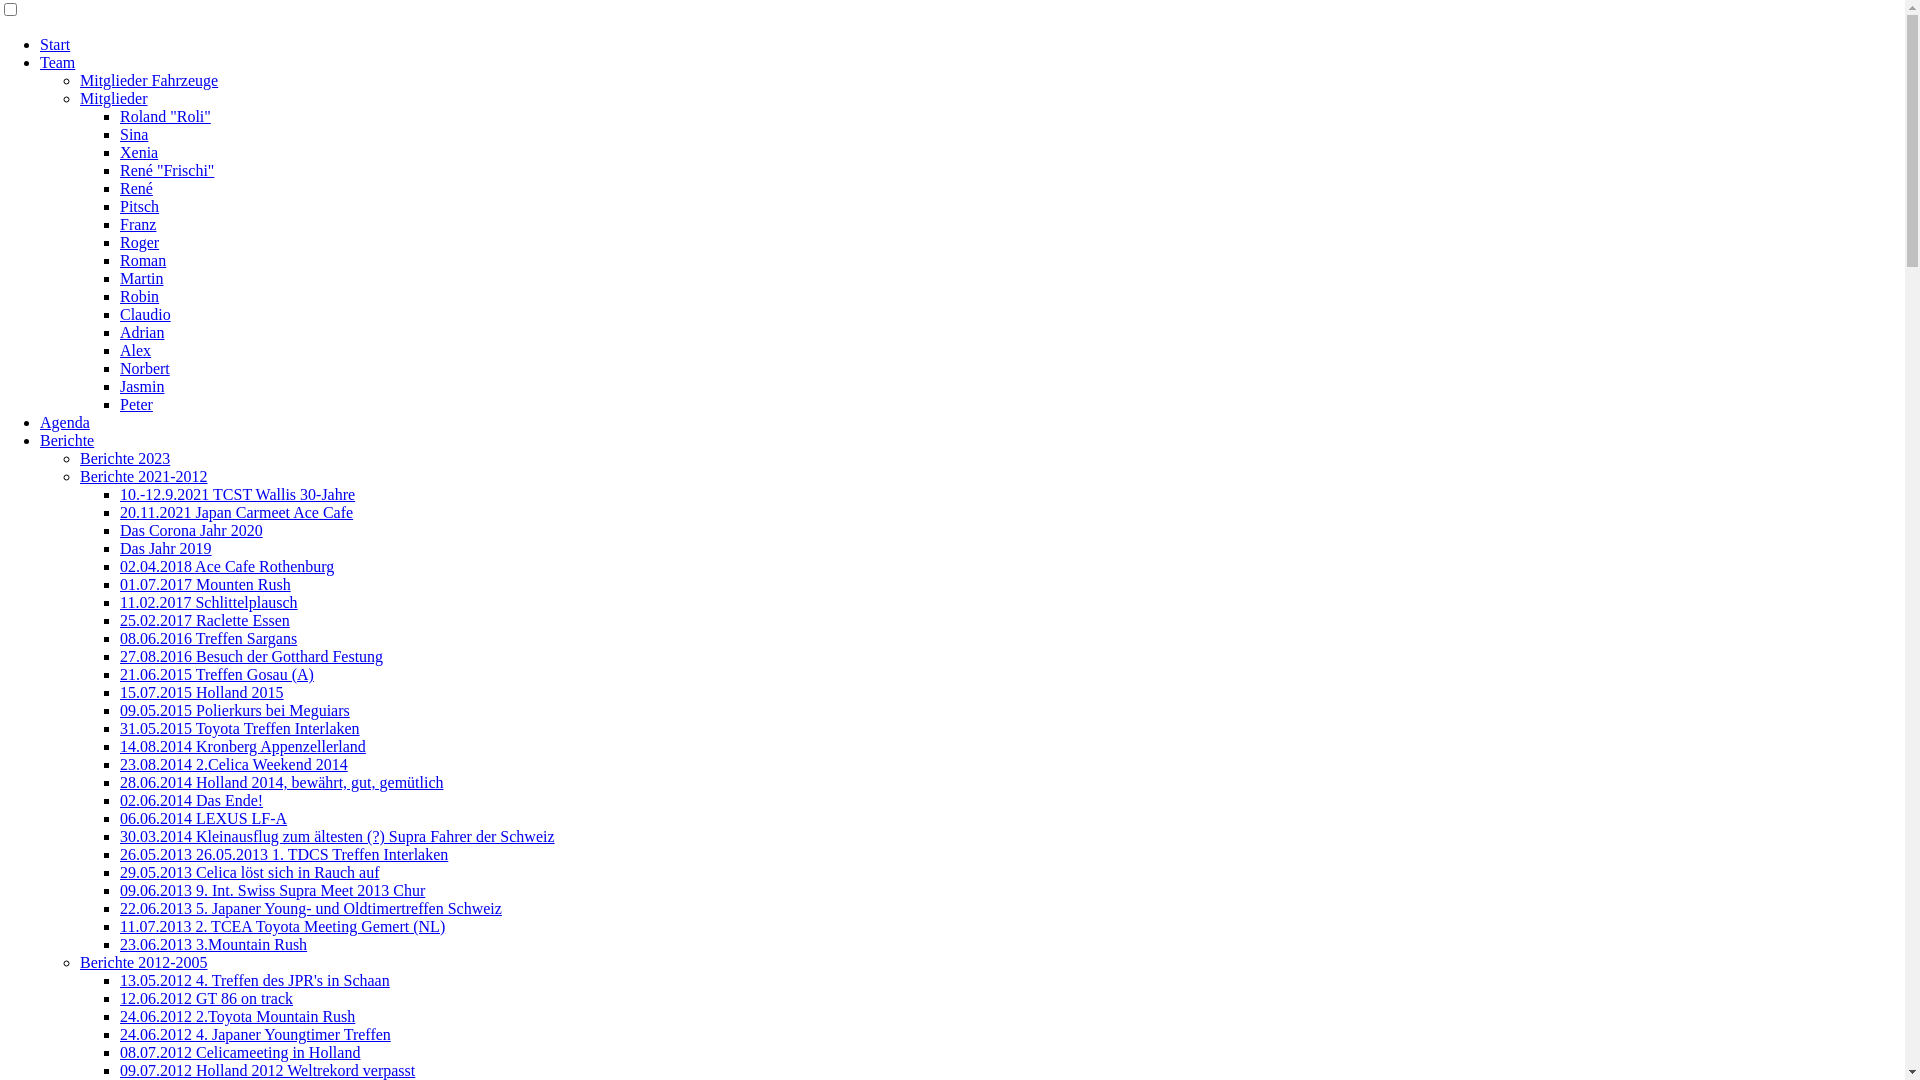 Image resolution: width=1920 pixels, height=1080 pixels. What do you see at coordinates (113, 98) in the screenshot?
I see `'Mitglieder'` at bounding box center [113, 98].